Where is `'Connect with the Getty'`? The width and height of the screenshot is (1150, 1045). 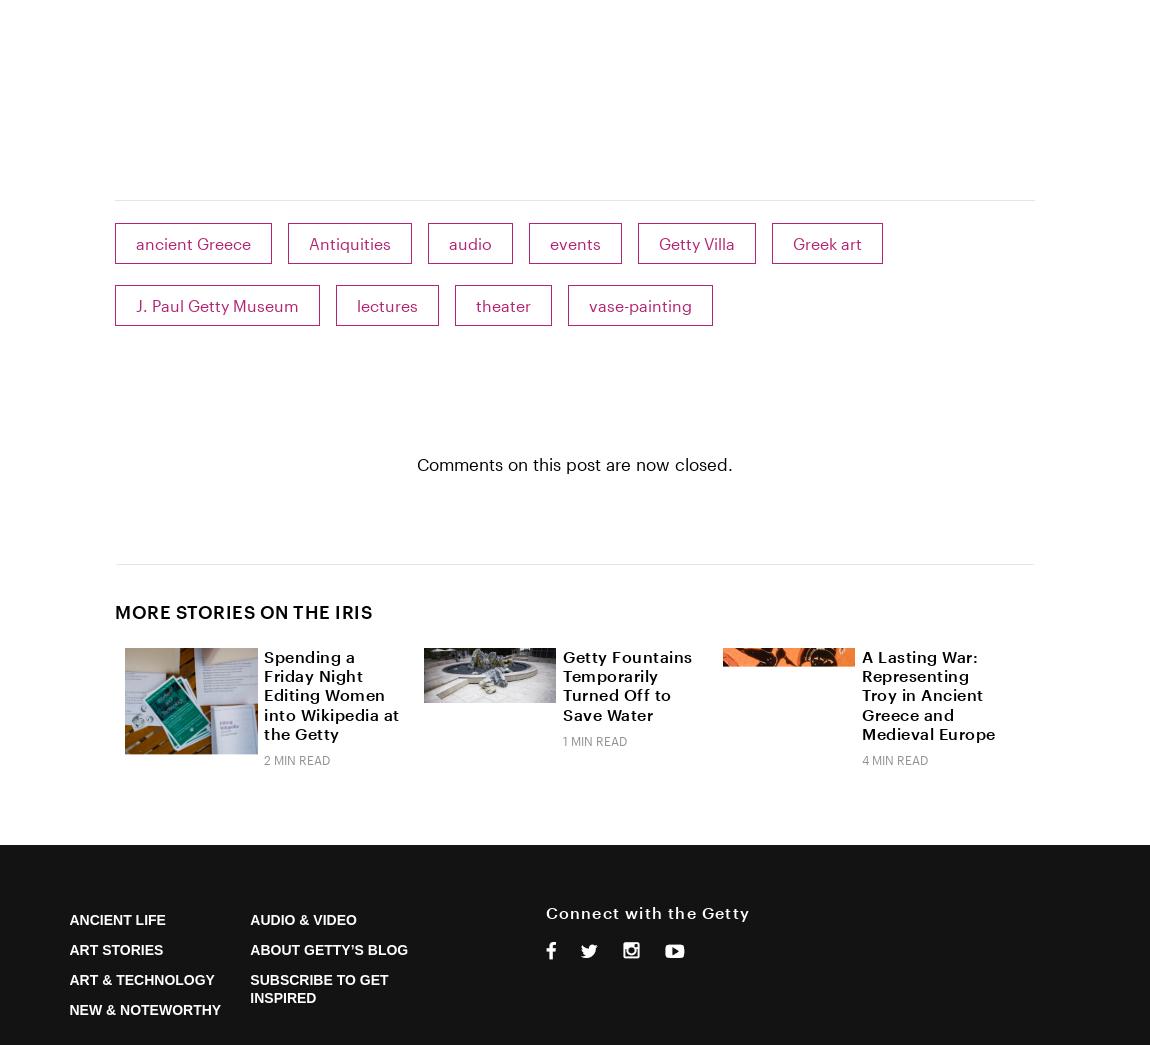
'Connect with the Getty' is located at coordinates (646, 911).